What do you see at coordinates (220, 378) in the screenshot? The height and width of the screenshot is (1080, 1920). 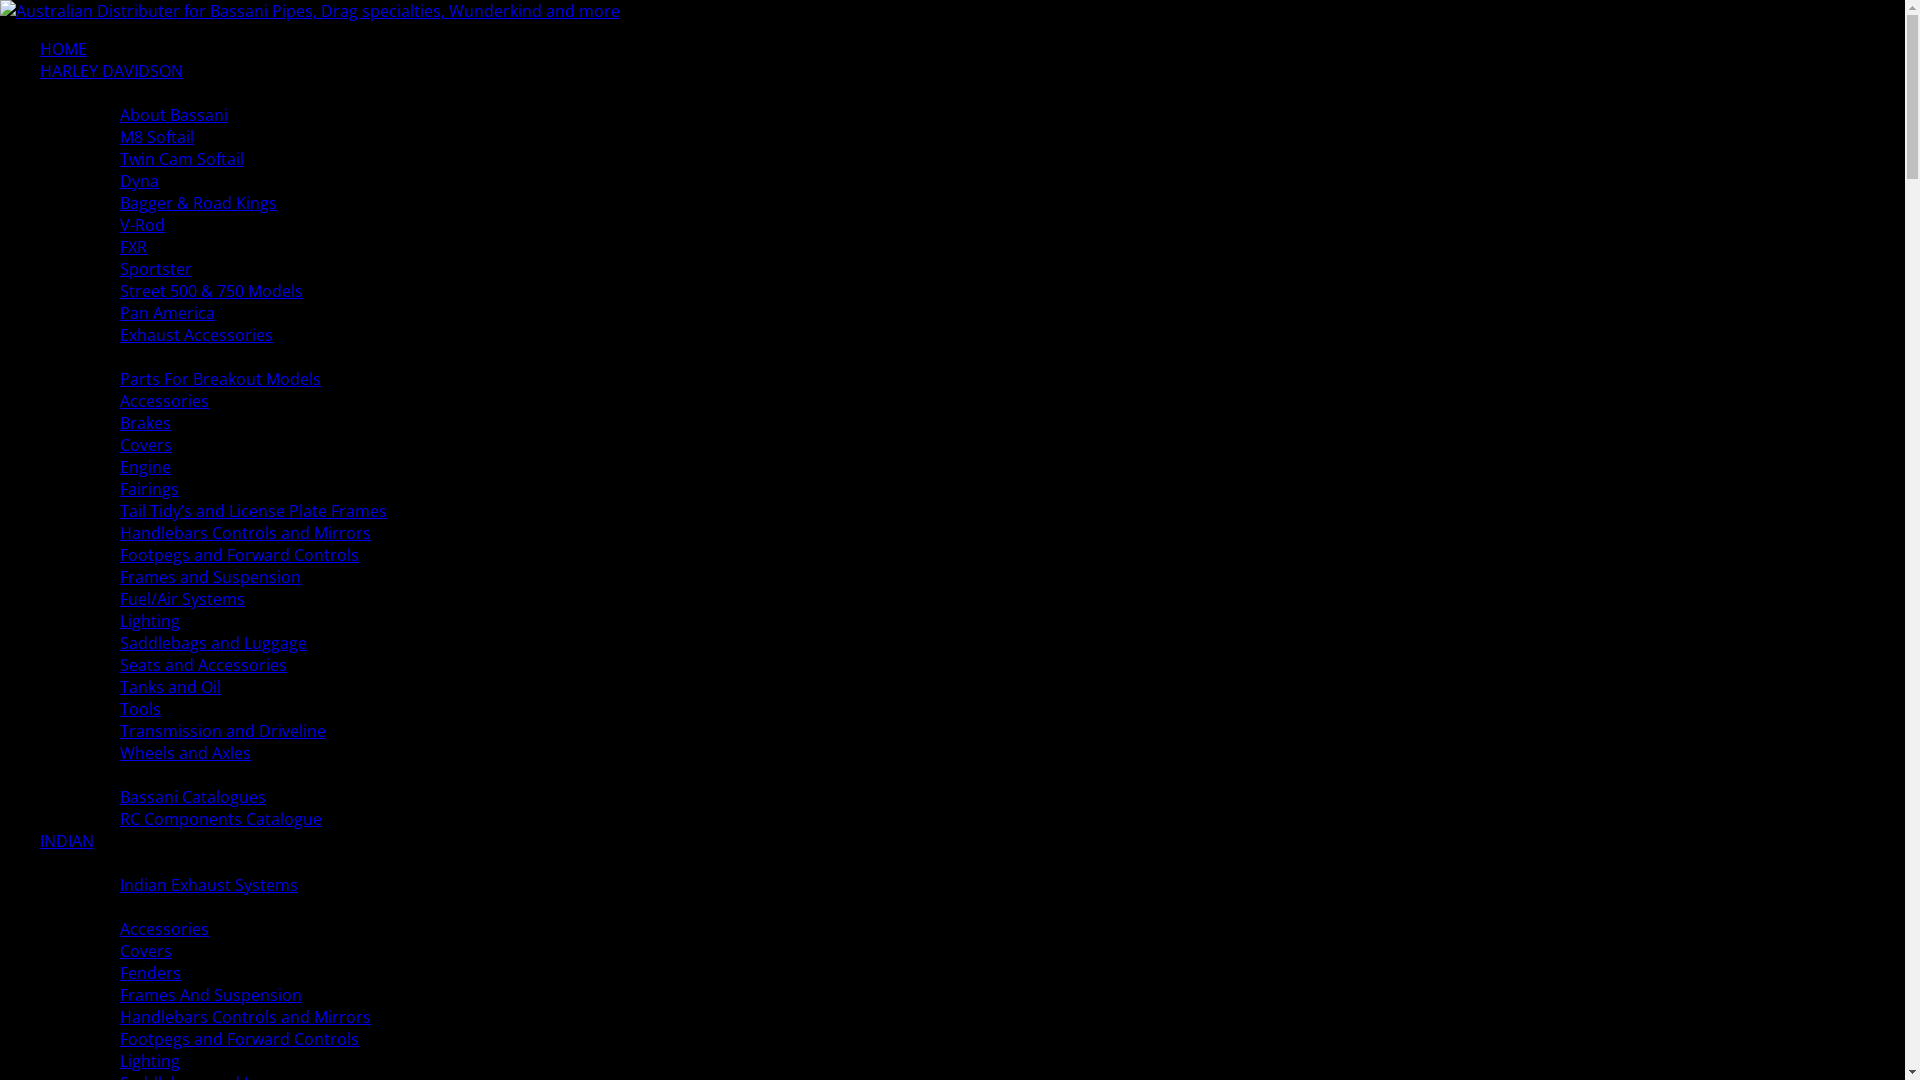 I see `'Parts For Breakout Models'` at bounding box center [220, 378].